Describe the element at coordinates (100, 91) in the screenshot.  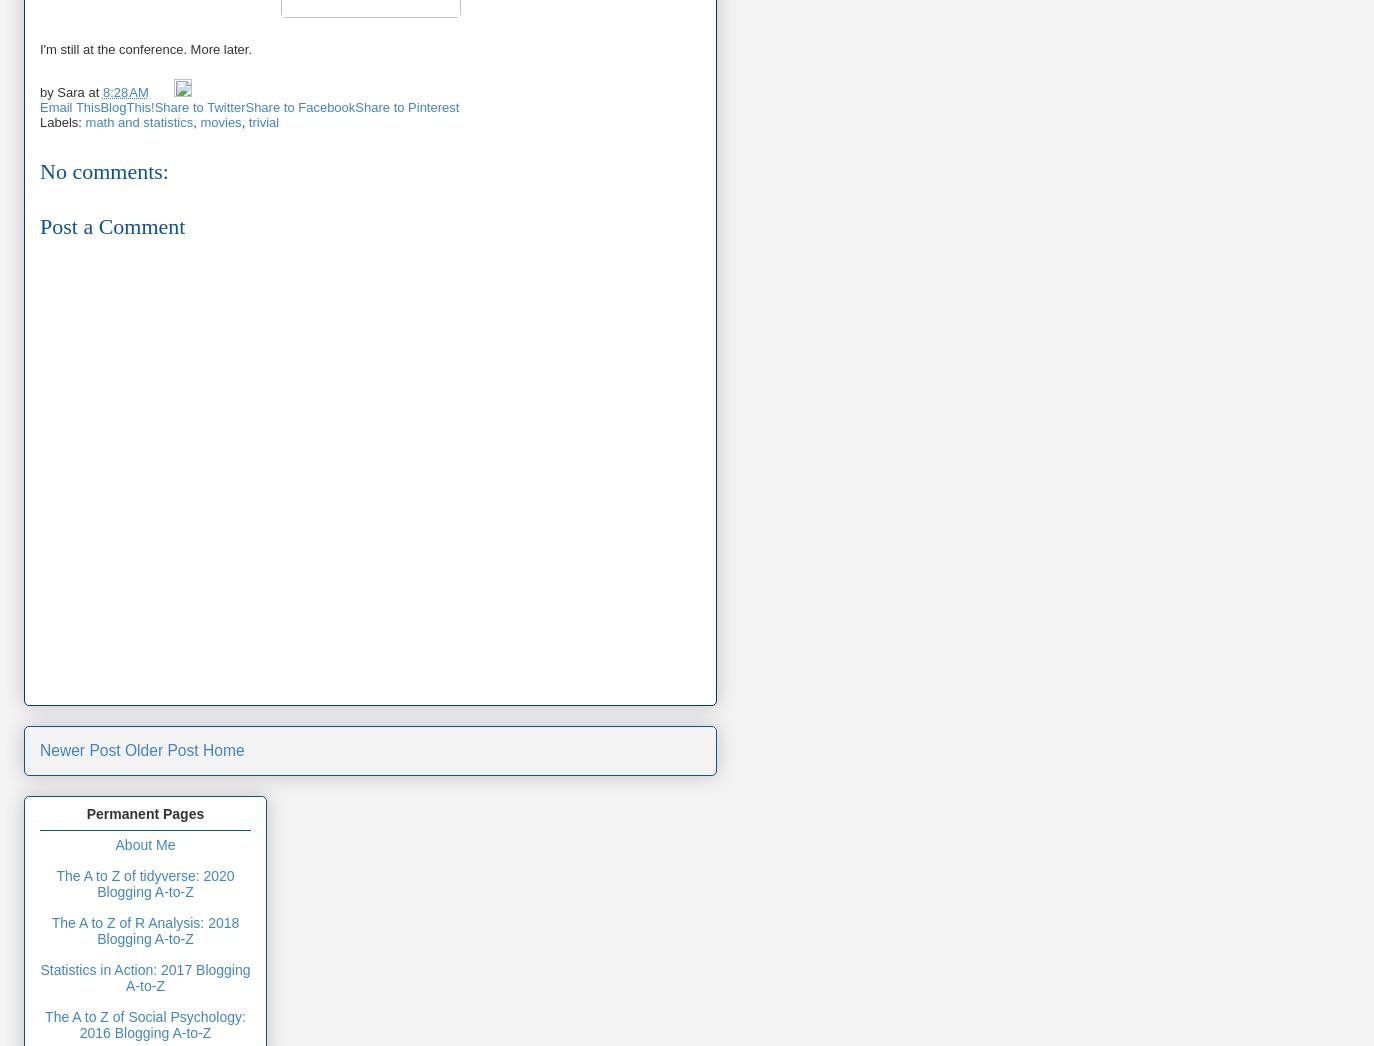
I see `'8:28 AM'` at that location.